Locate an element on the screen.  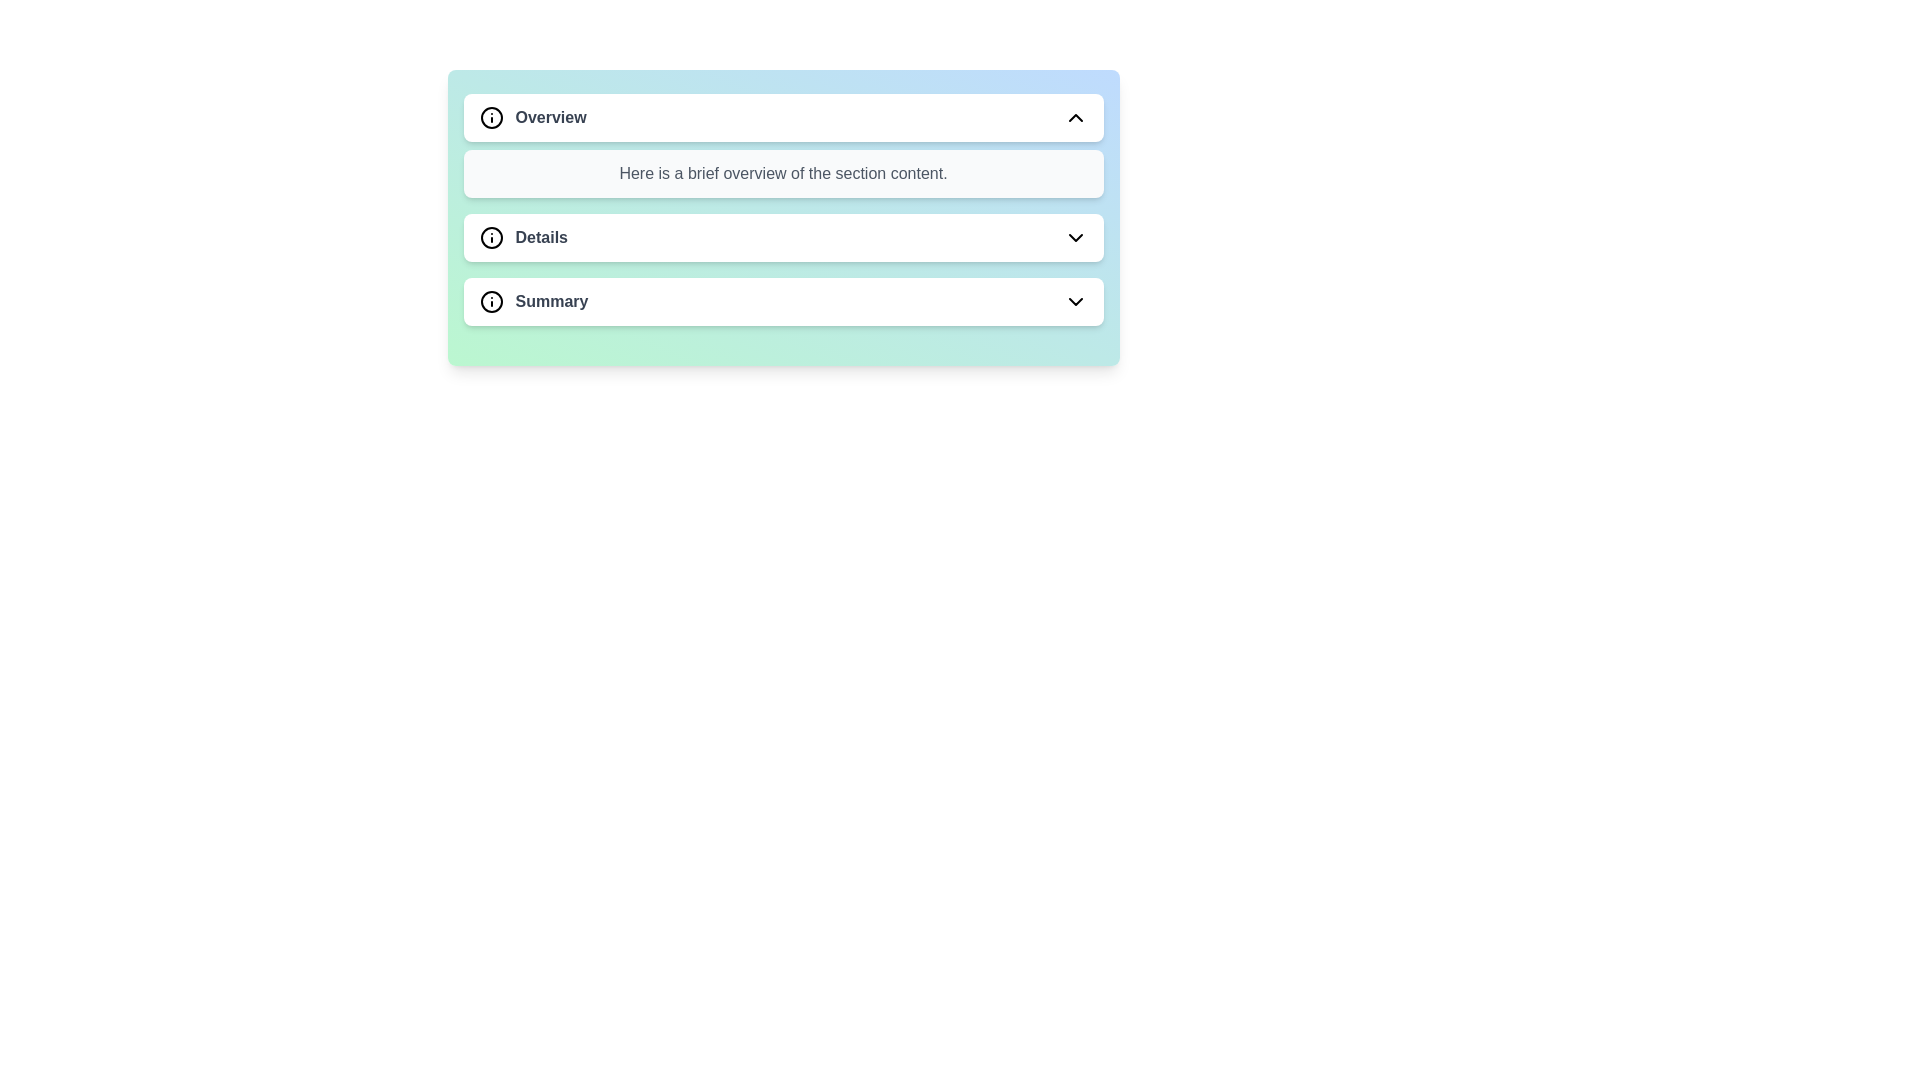
the SVG icon located at the left-most position in the header of the 'Overview' section, which is vertically centered and precedes the text 'Overview' is located at coordinates (491, 118).